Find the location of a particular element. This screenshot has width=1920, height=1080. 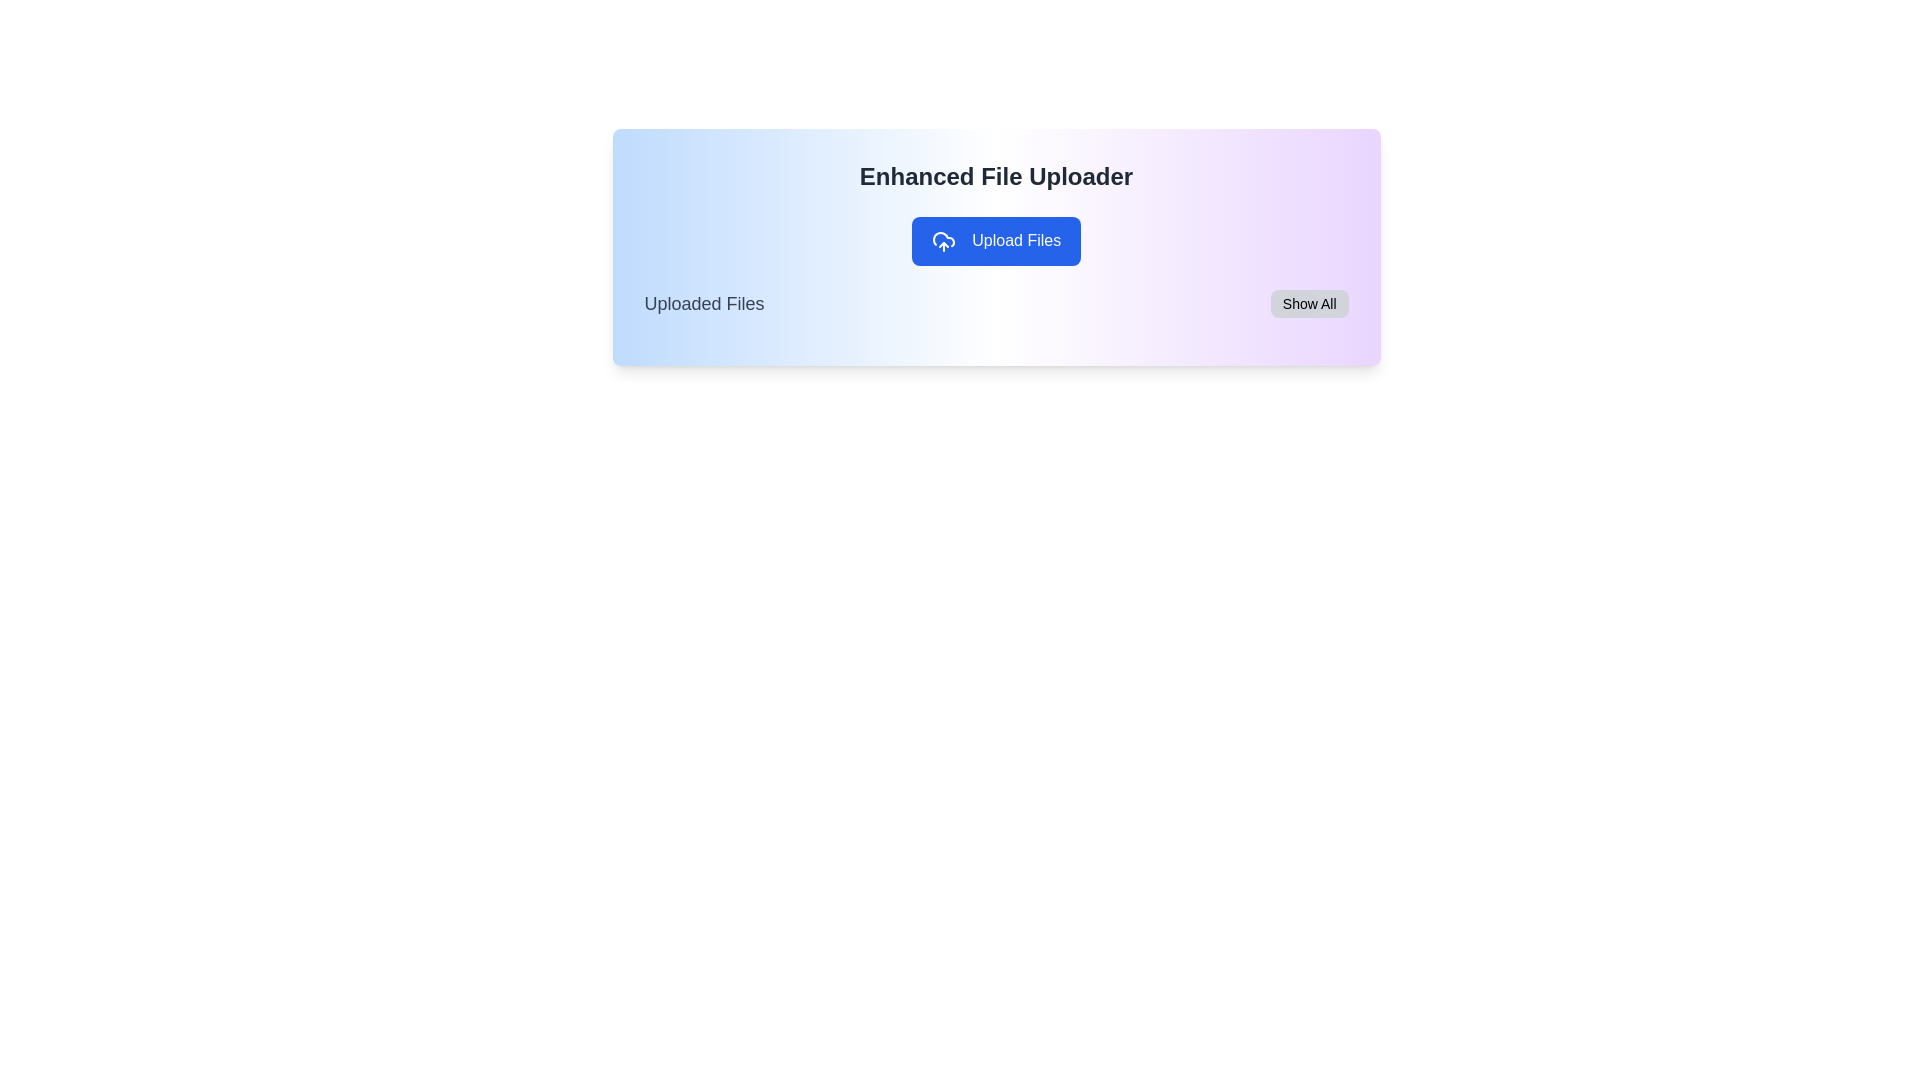

the button with a blue background and bold white text label 'Upload Files' is located at coordinates (996, 246).